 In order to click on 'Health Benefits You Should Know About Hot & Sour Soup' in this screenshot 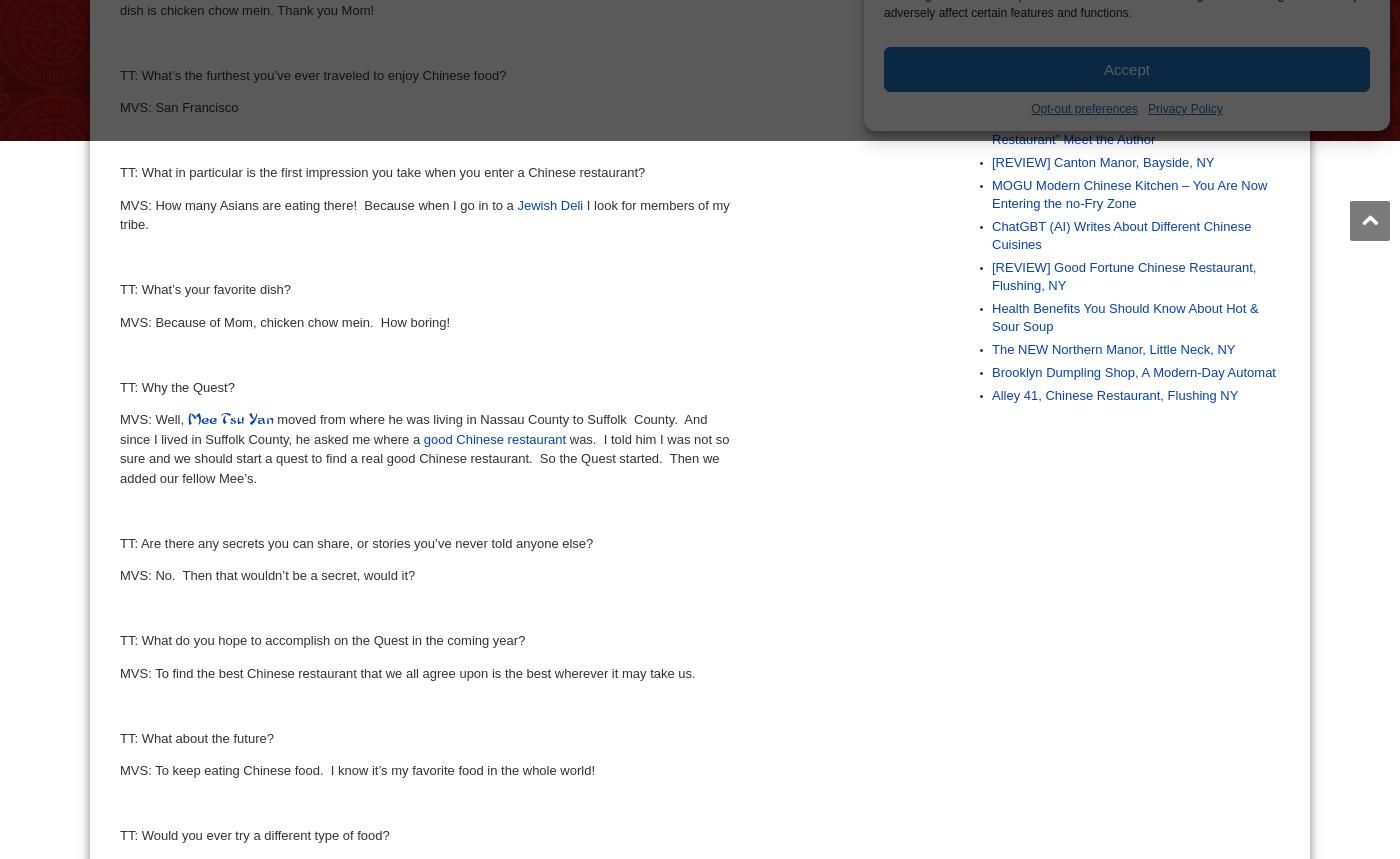, I will do `click(1125, 316)`.